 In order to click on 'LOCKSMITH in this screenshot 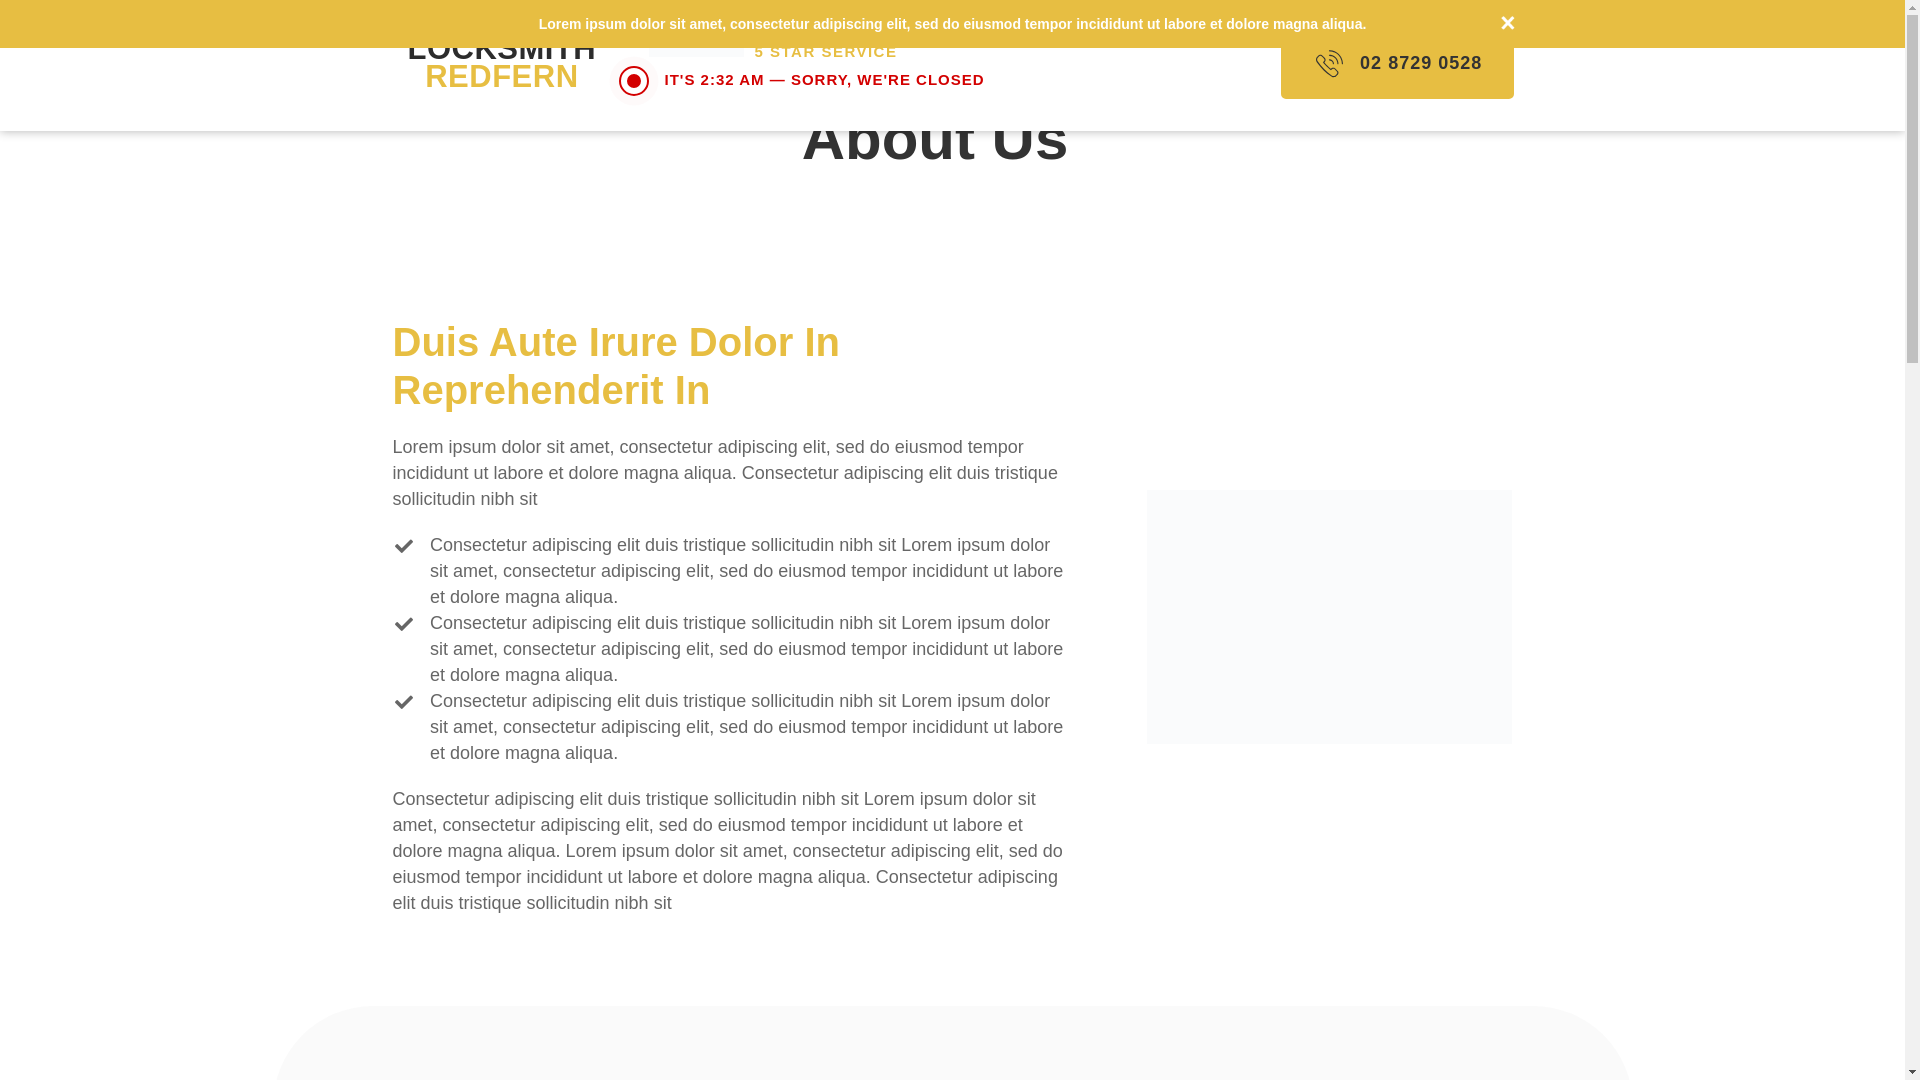, I will do `click(407, 61)`.